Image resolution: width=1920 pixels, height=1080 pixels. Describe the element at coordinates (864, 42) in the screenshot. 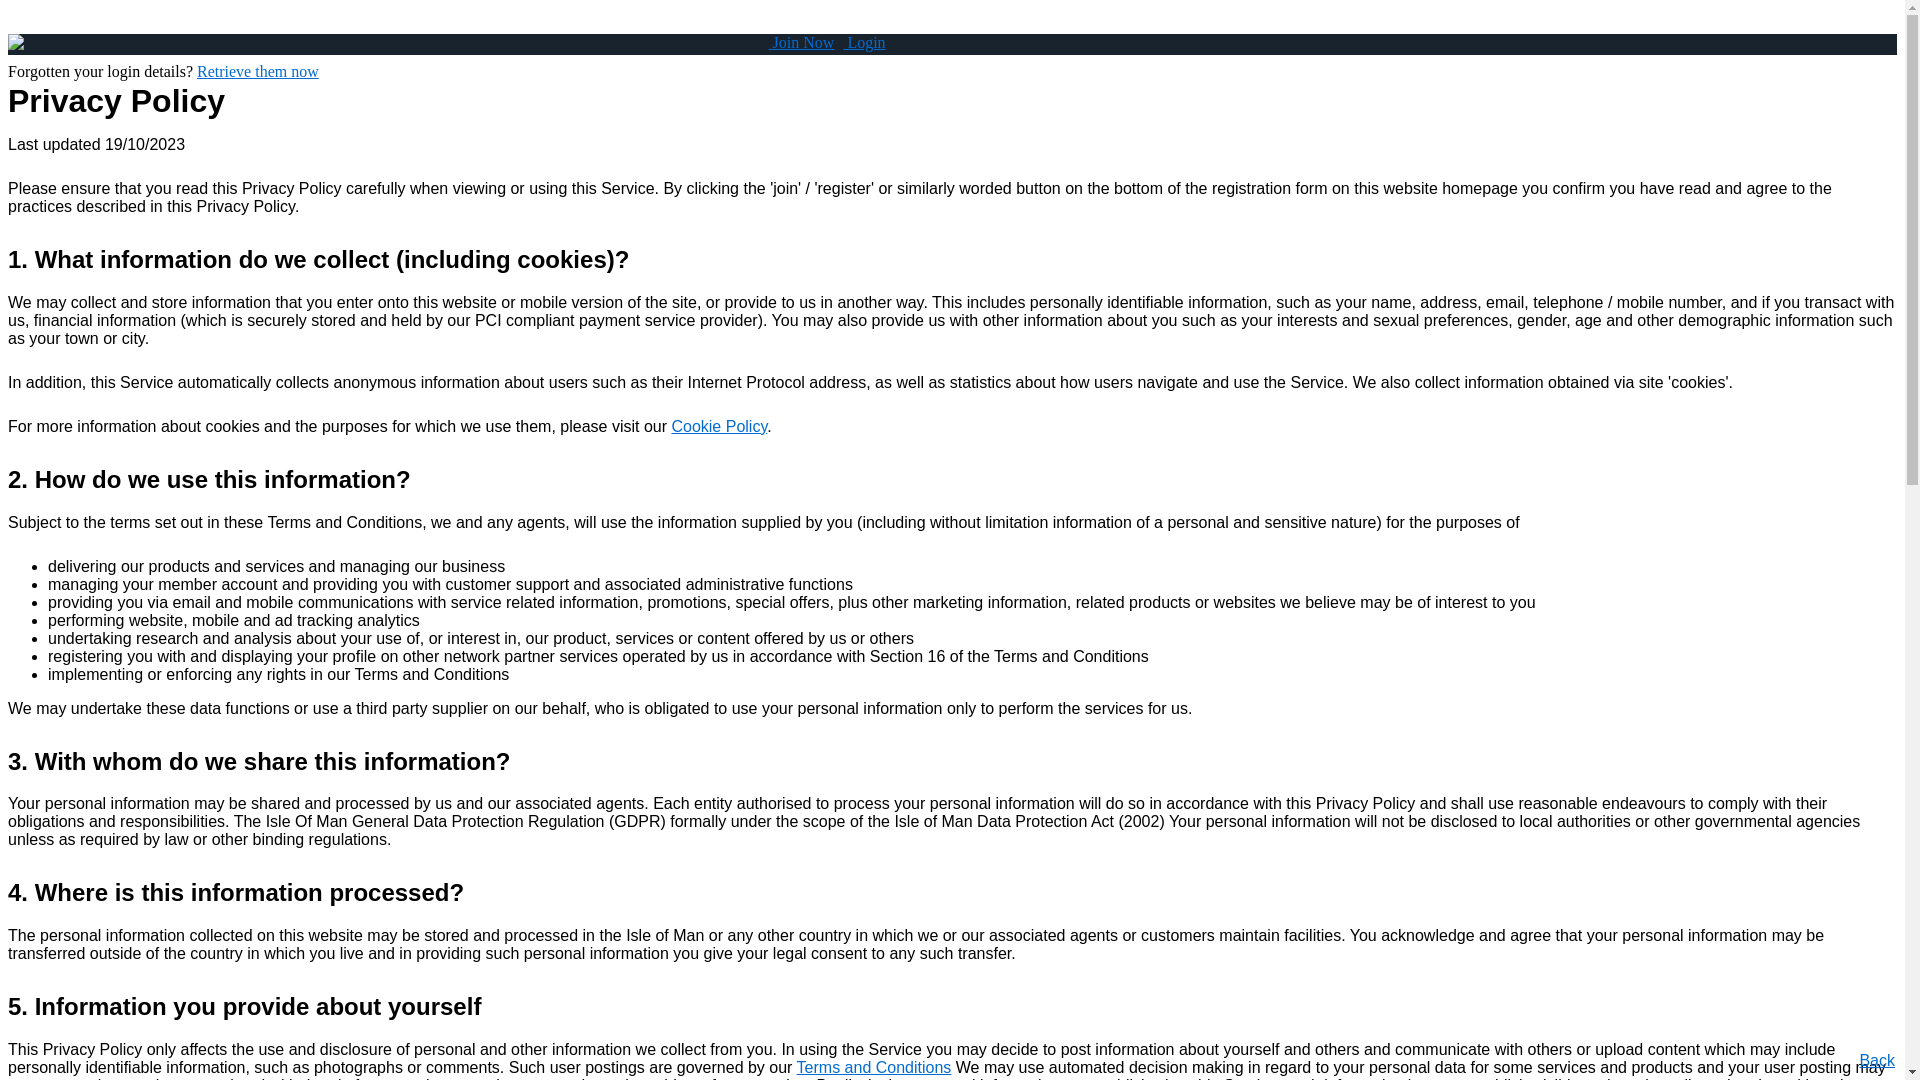

I see `' Login'` at that location.